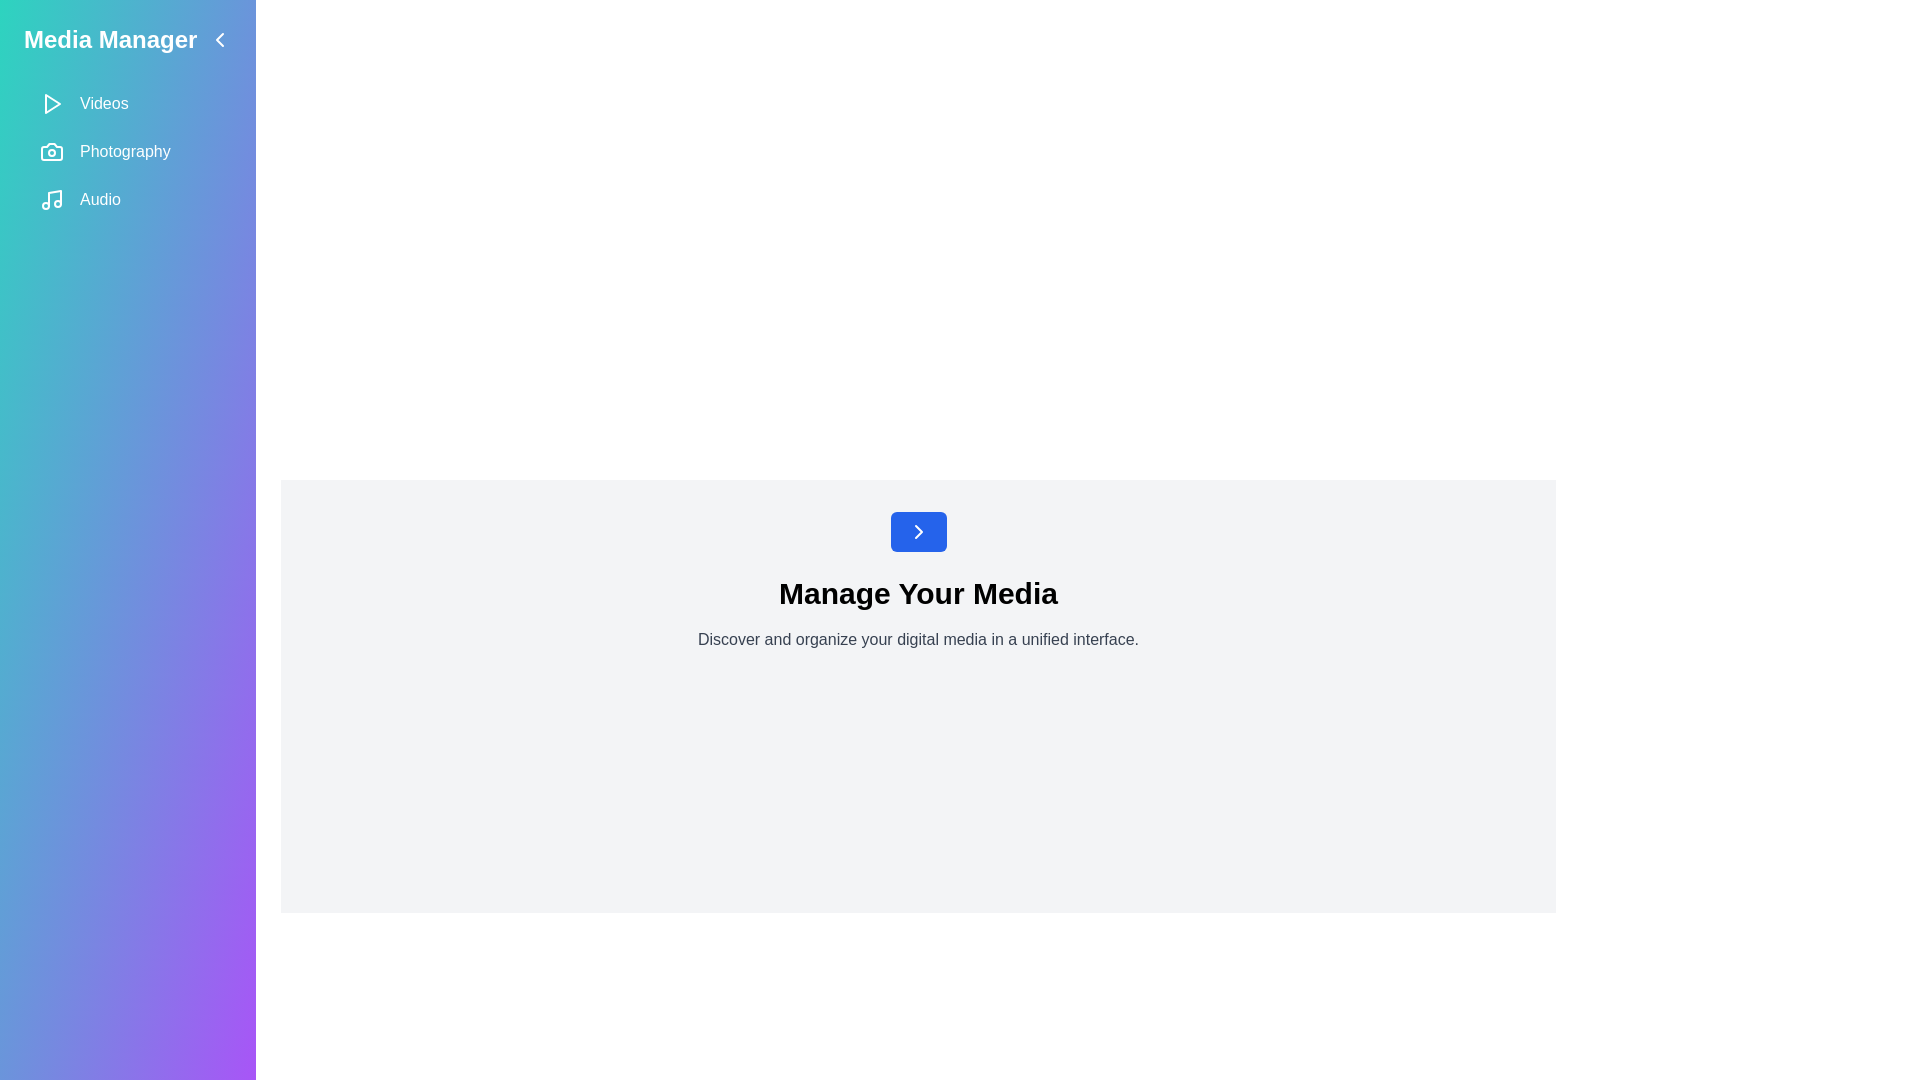 The width and height of the screenshot is (1920, 1080). I want to click on the Audio section from the sidebar menu, so click(127, 200).